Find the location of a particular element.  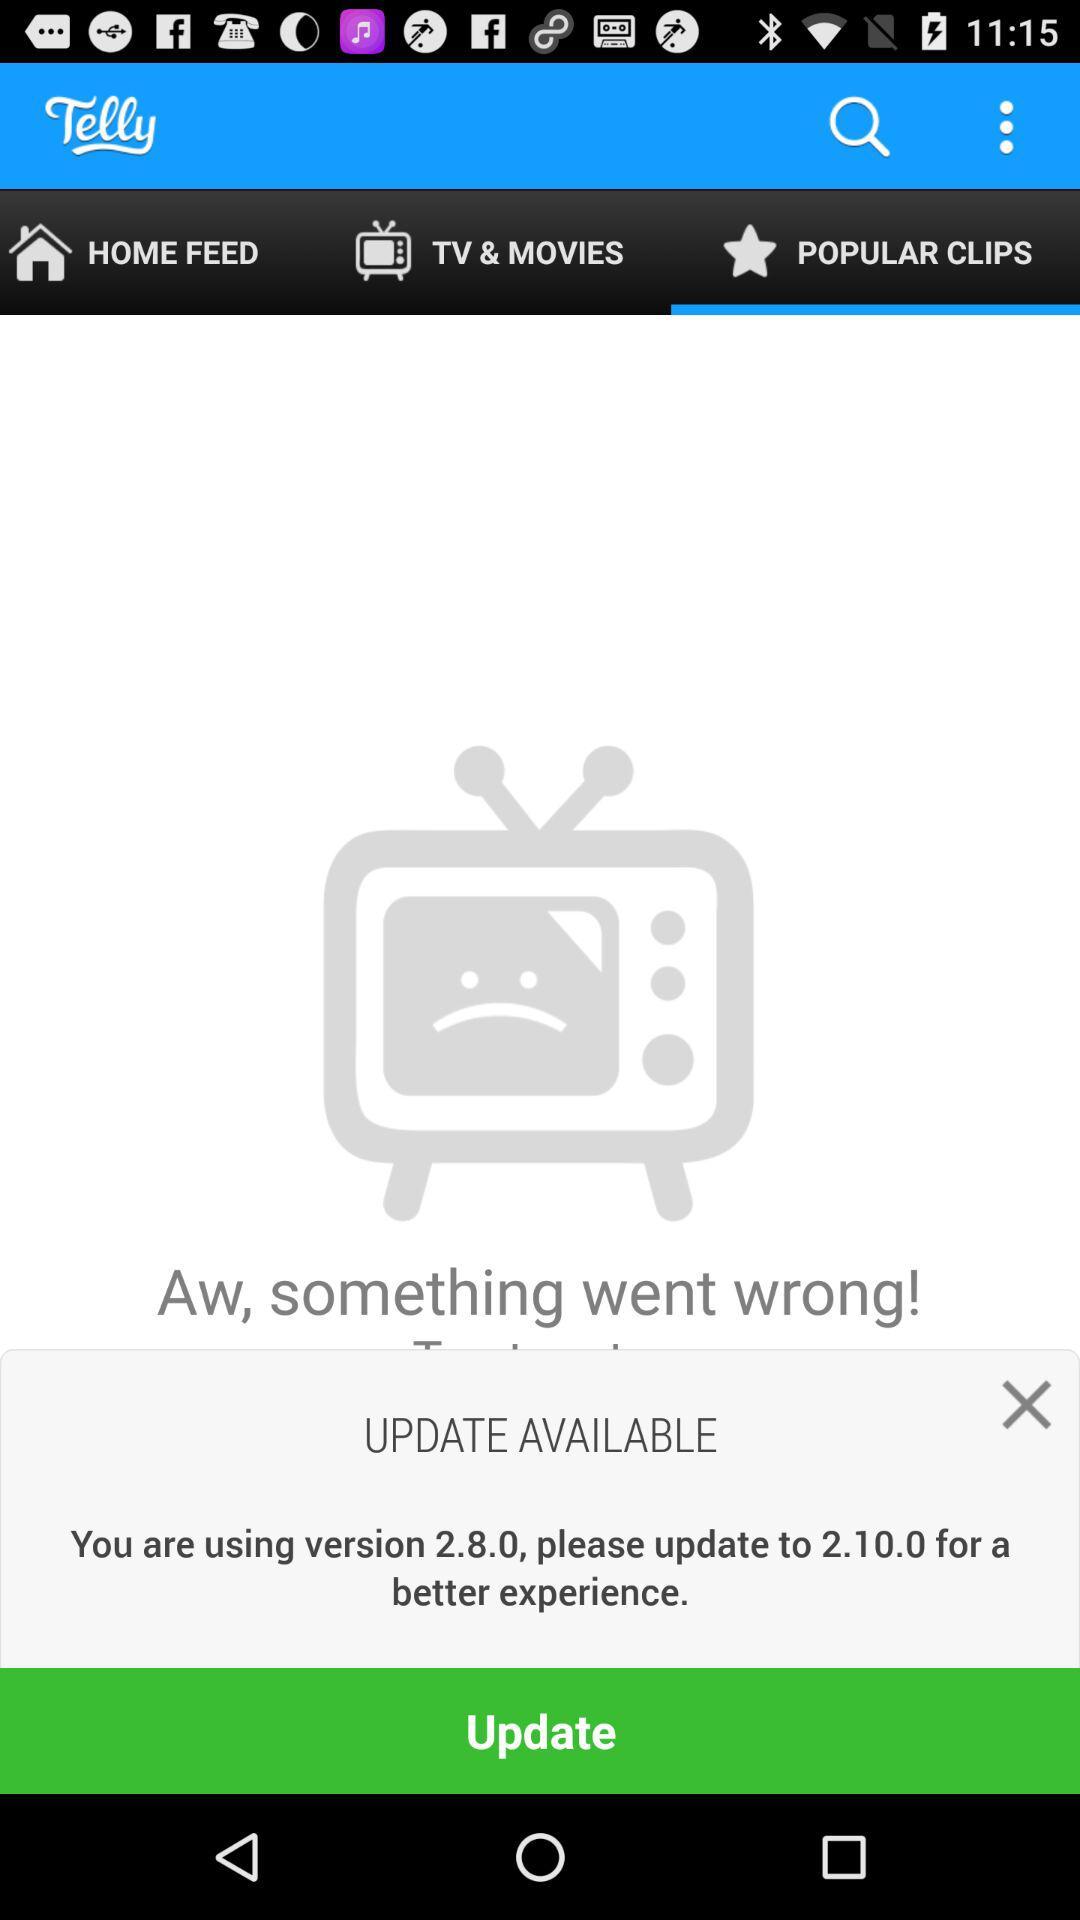

the aw something went app is located at coordinates (538, 1053).